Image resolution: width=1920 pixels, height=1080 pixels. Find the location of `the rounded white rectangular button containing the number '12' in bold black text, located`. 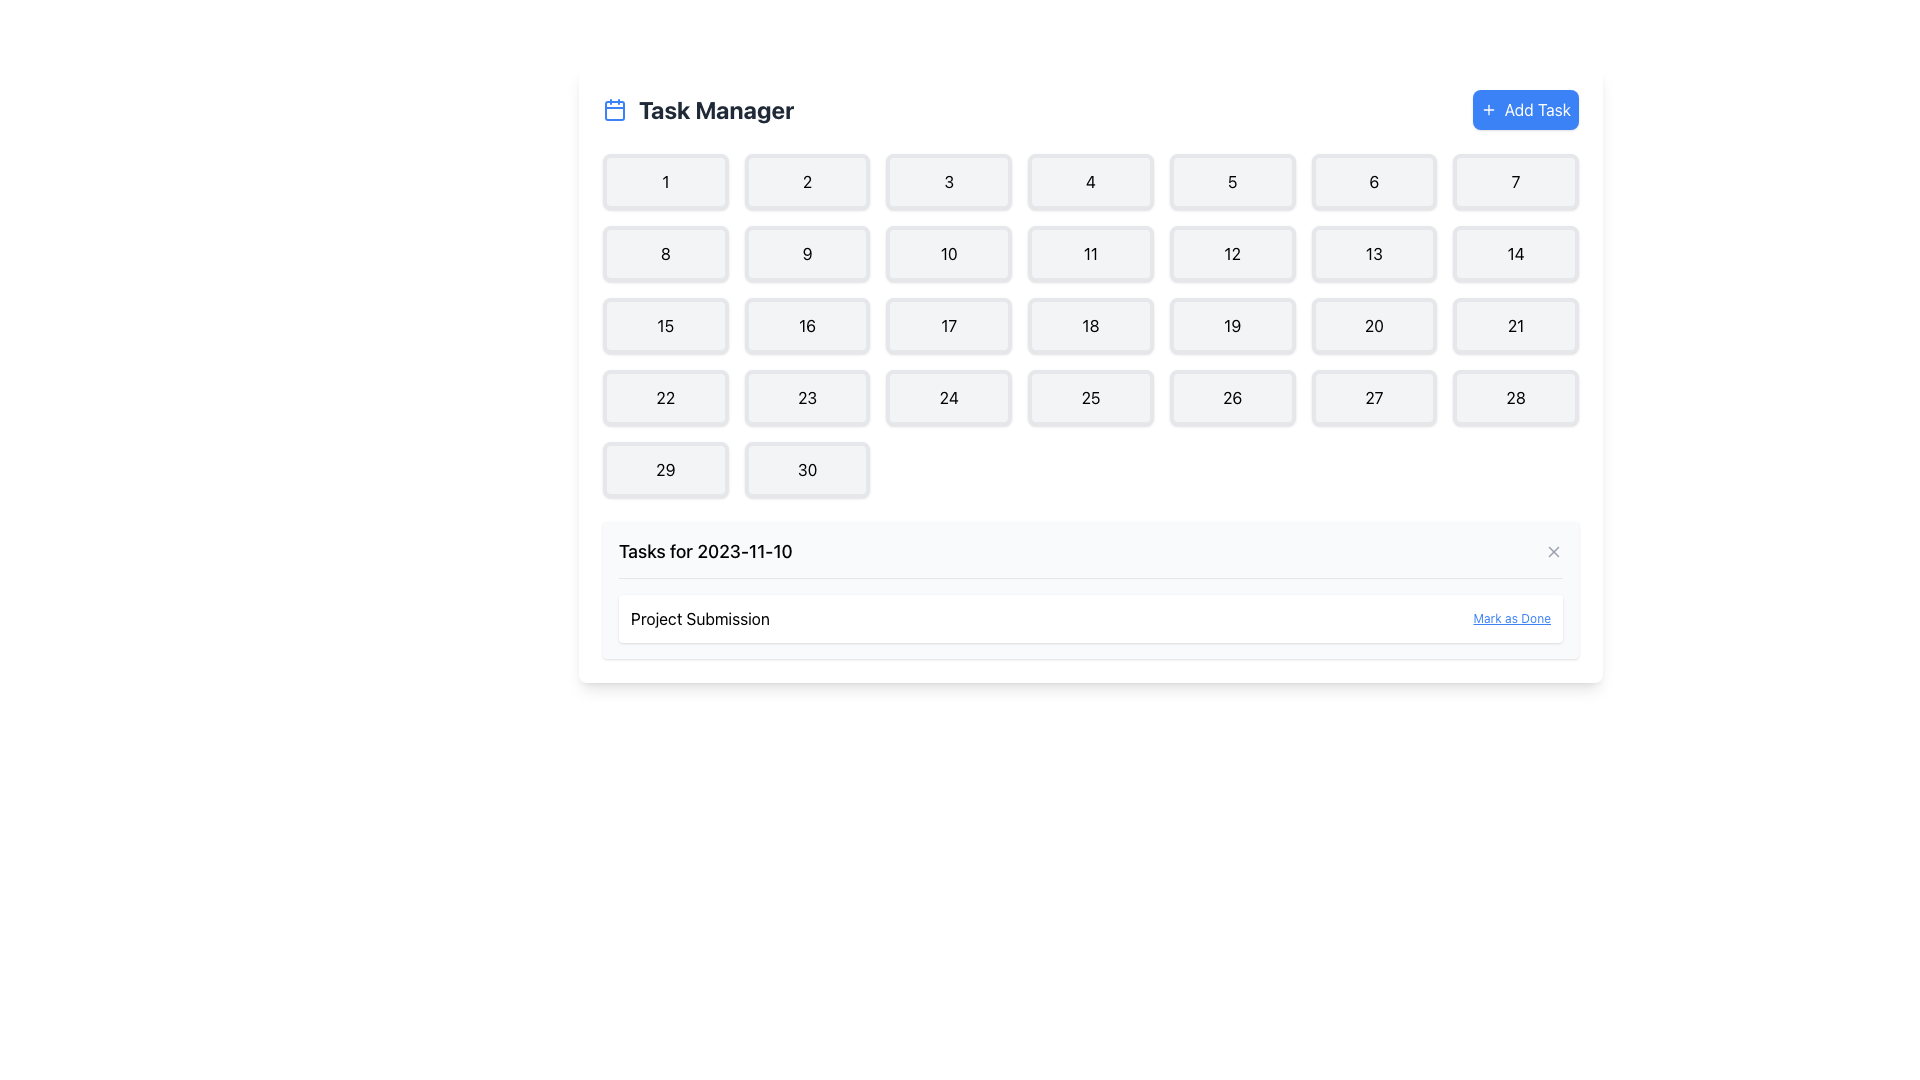

the rounded white rectangular button containing the number '12' in bold black text, located is located at coordinates (1231, 253).